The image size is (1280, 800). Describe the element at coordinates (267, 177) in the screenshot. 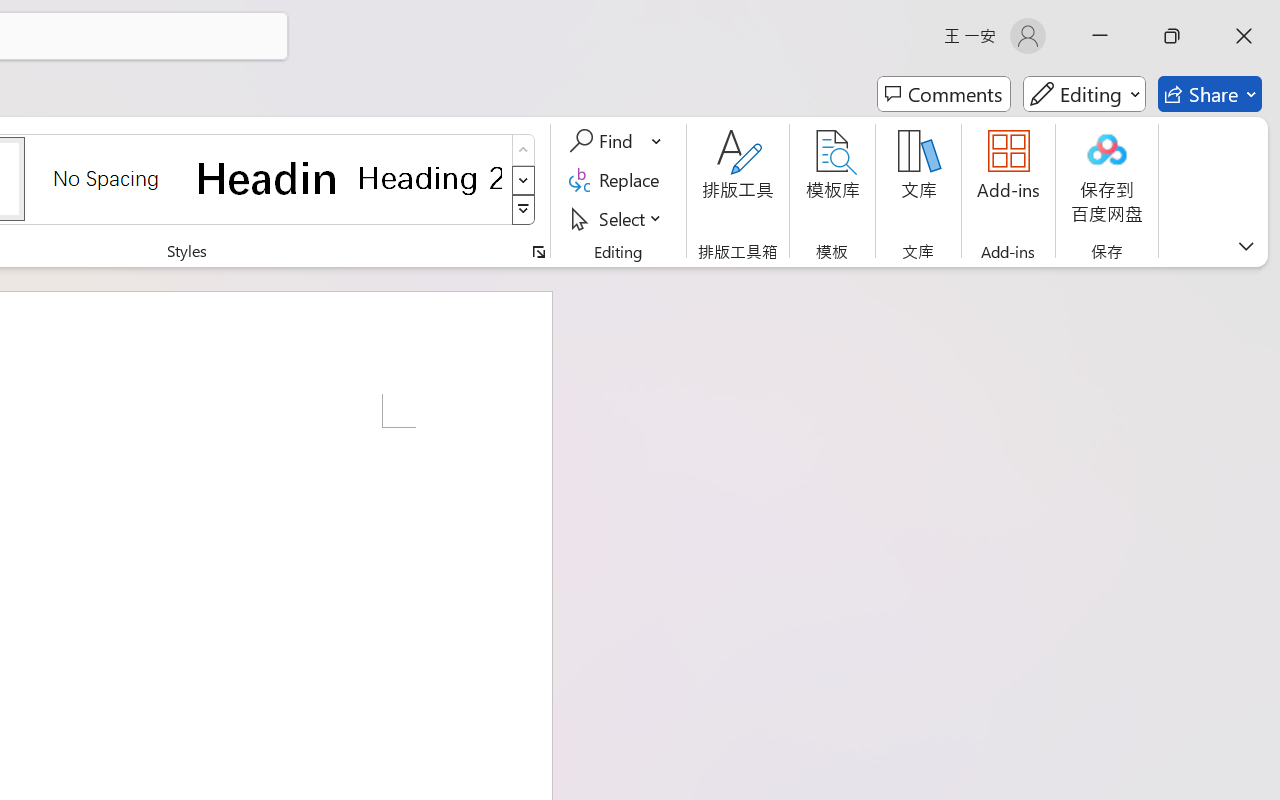

I see `'Heading 1'` at that location.